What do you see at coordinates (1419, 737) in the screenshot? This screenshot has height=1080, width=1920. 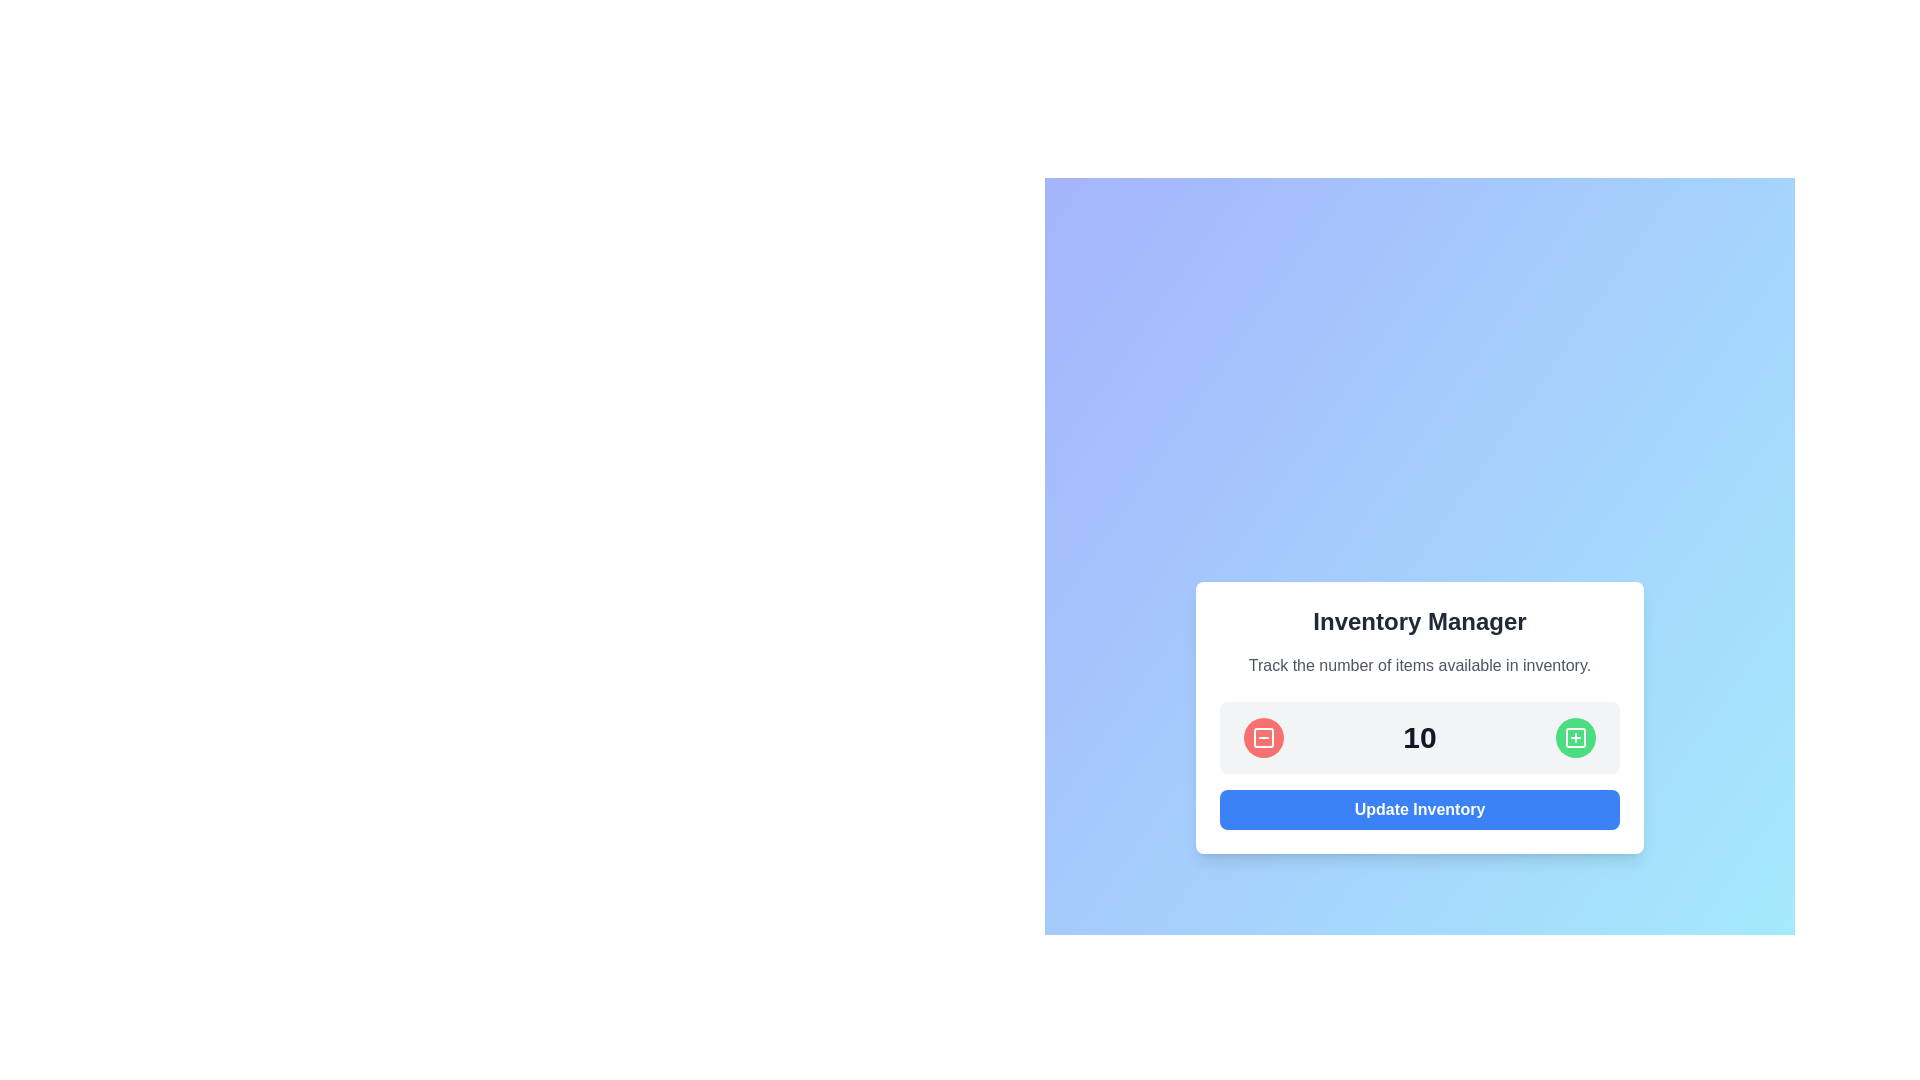 I see `the Display label that shows the current inventory count, centrally located between the minus and plus buttons in the 'Inventory Manager' card` at bounding box center [1419, 737].